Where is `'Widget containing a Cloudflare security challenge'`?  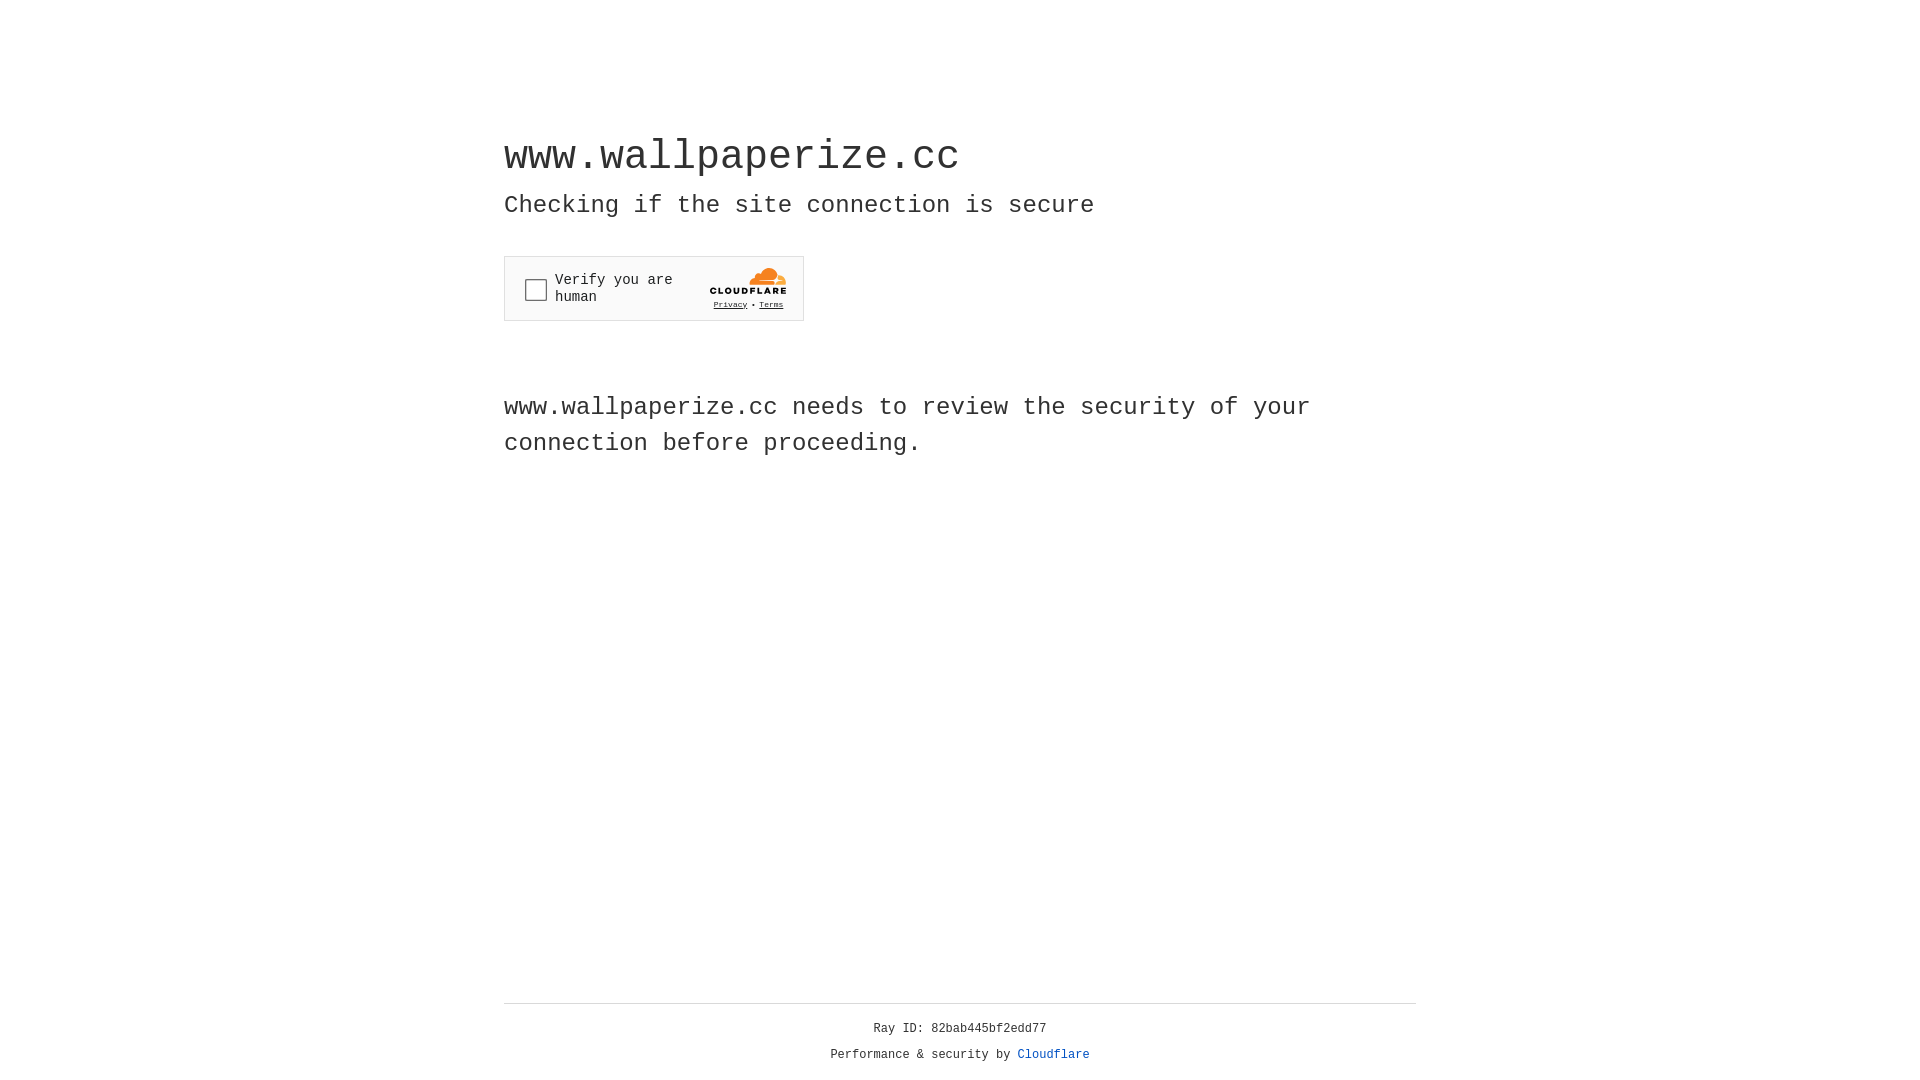 'Widget containing a Cloudflare security challenge' is located at coordinates (653, 288).